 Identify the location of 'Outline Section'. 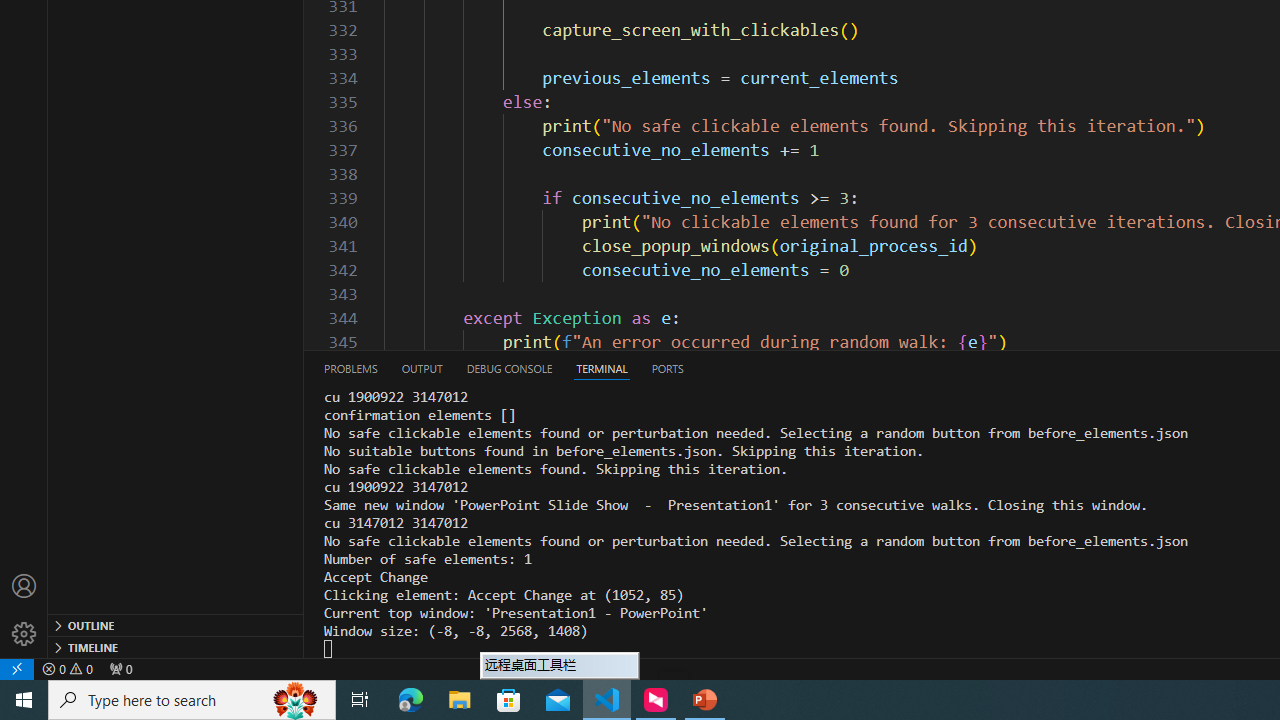
(176, 623).